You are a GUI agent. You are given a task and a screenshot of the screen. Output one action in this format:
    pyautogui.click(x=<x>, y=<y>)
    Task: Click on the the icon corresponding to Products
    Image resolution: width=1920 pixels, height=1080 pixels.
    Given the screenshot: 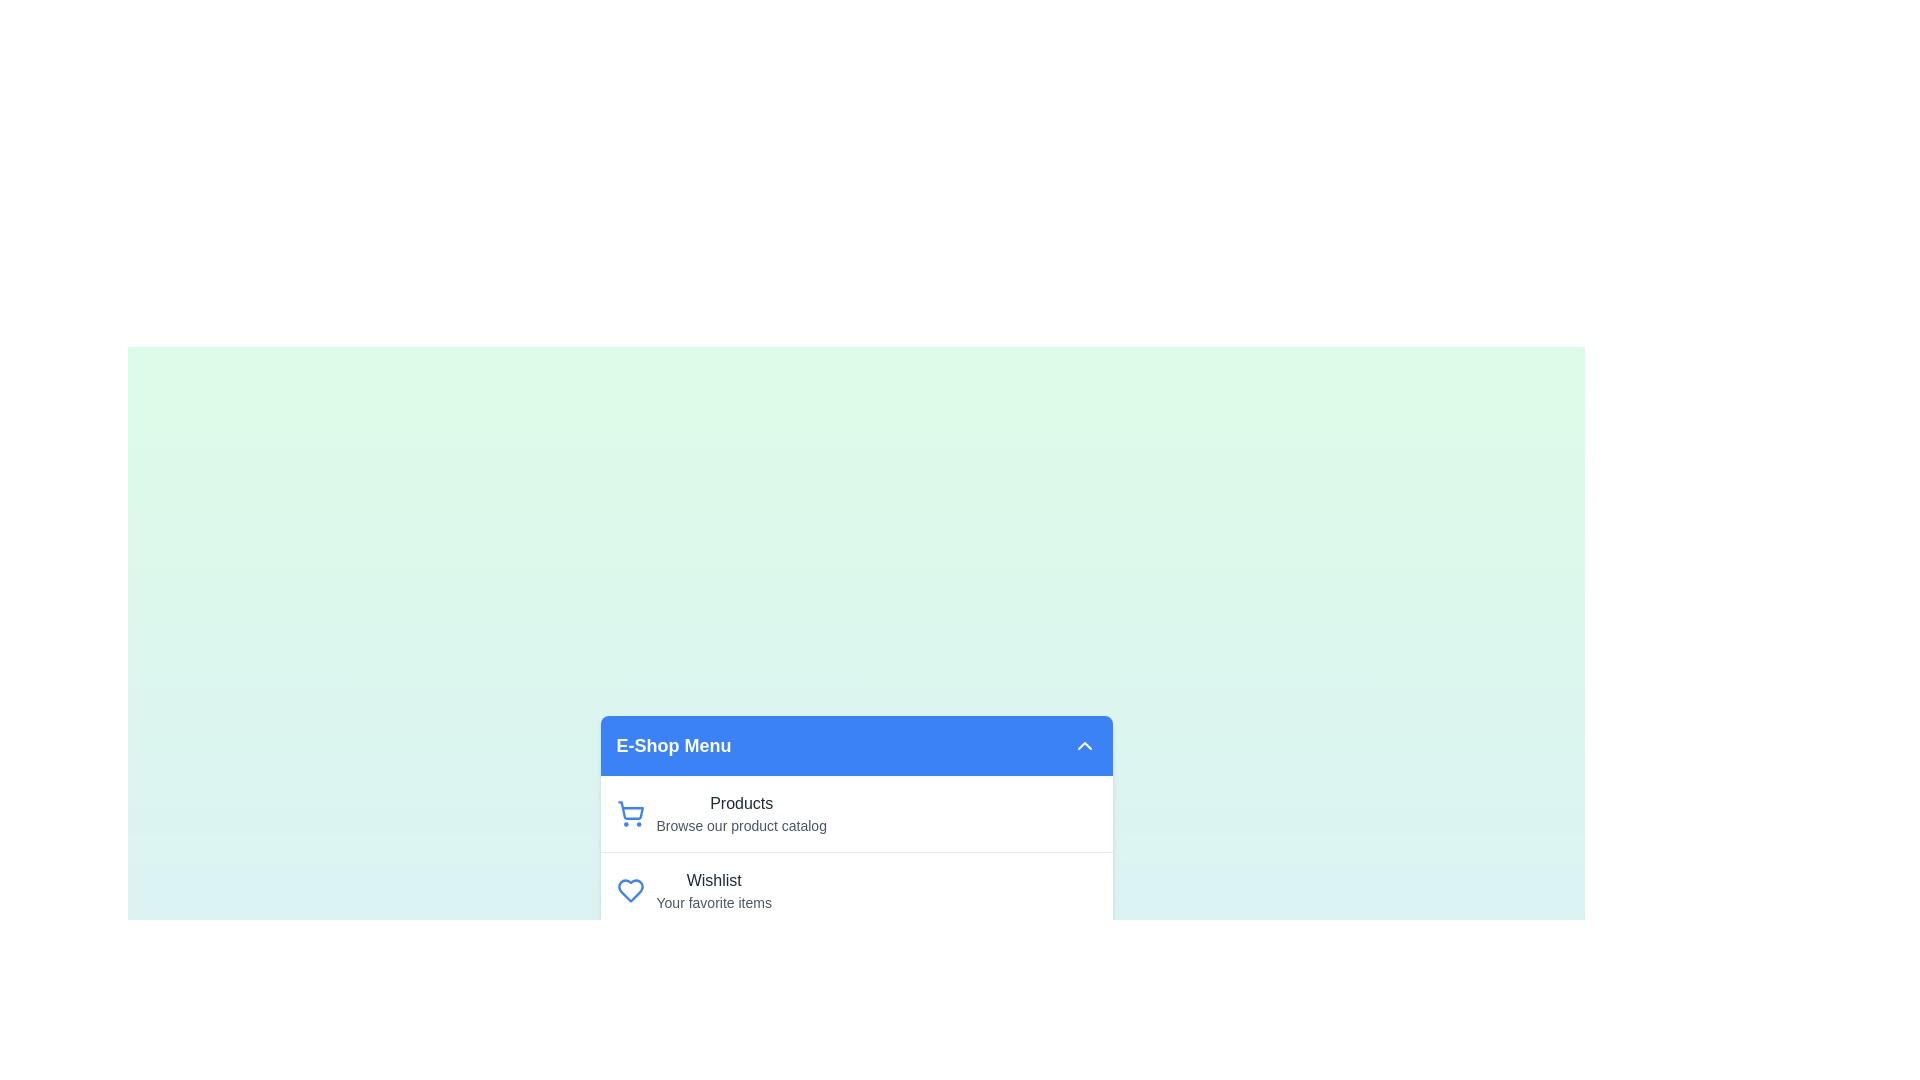 What is the action you would take?
    pyautogui.click(x=629, y=813)
    